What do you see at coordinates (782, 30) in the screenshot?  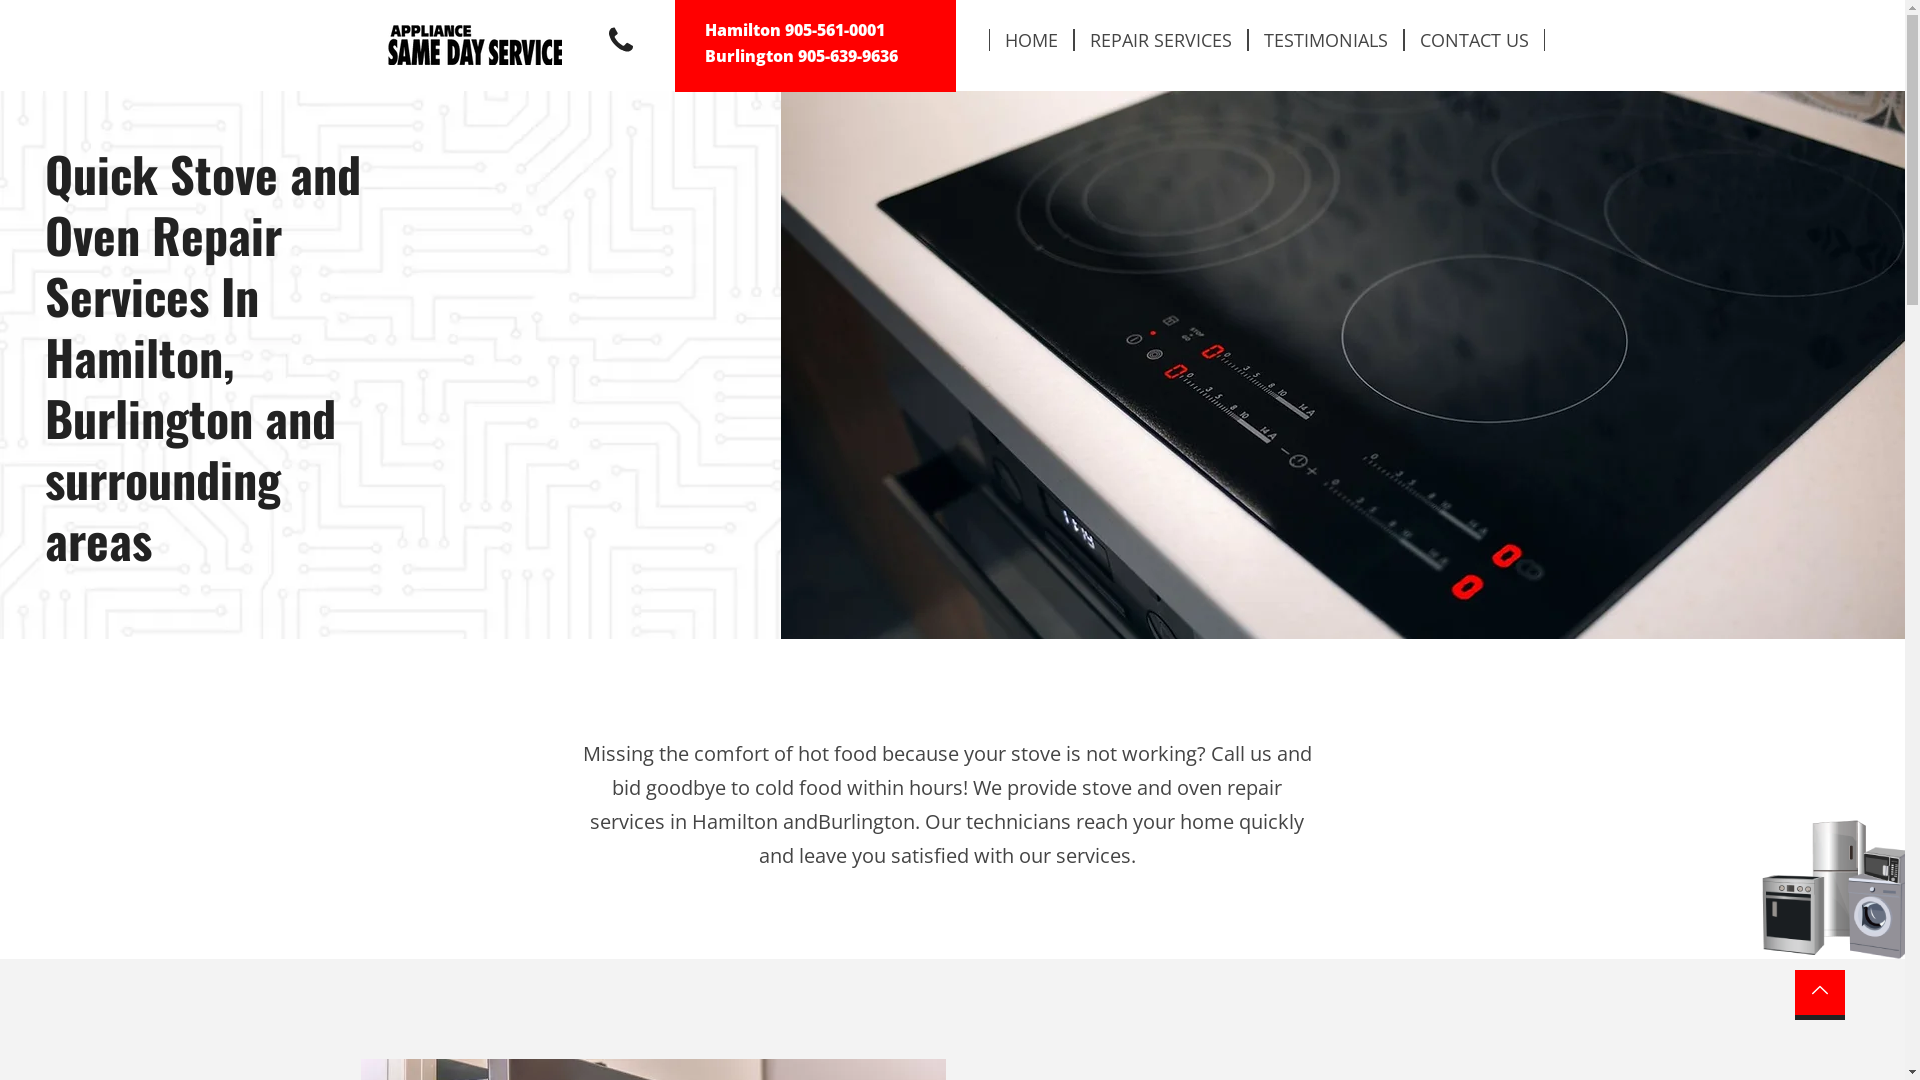 I see `'905-561-0001'` at bounding box center [782, 30].